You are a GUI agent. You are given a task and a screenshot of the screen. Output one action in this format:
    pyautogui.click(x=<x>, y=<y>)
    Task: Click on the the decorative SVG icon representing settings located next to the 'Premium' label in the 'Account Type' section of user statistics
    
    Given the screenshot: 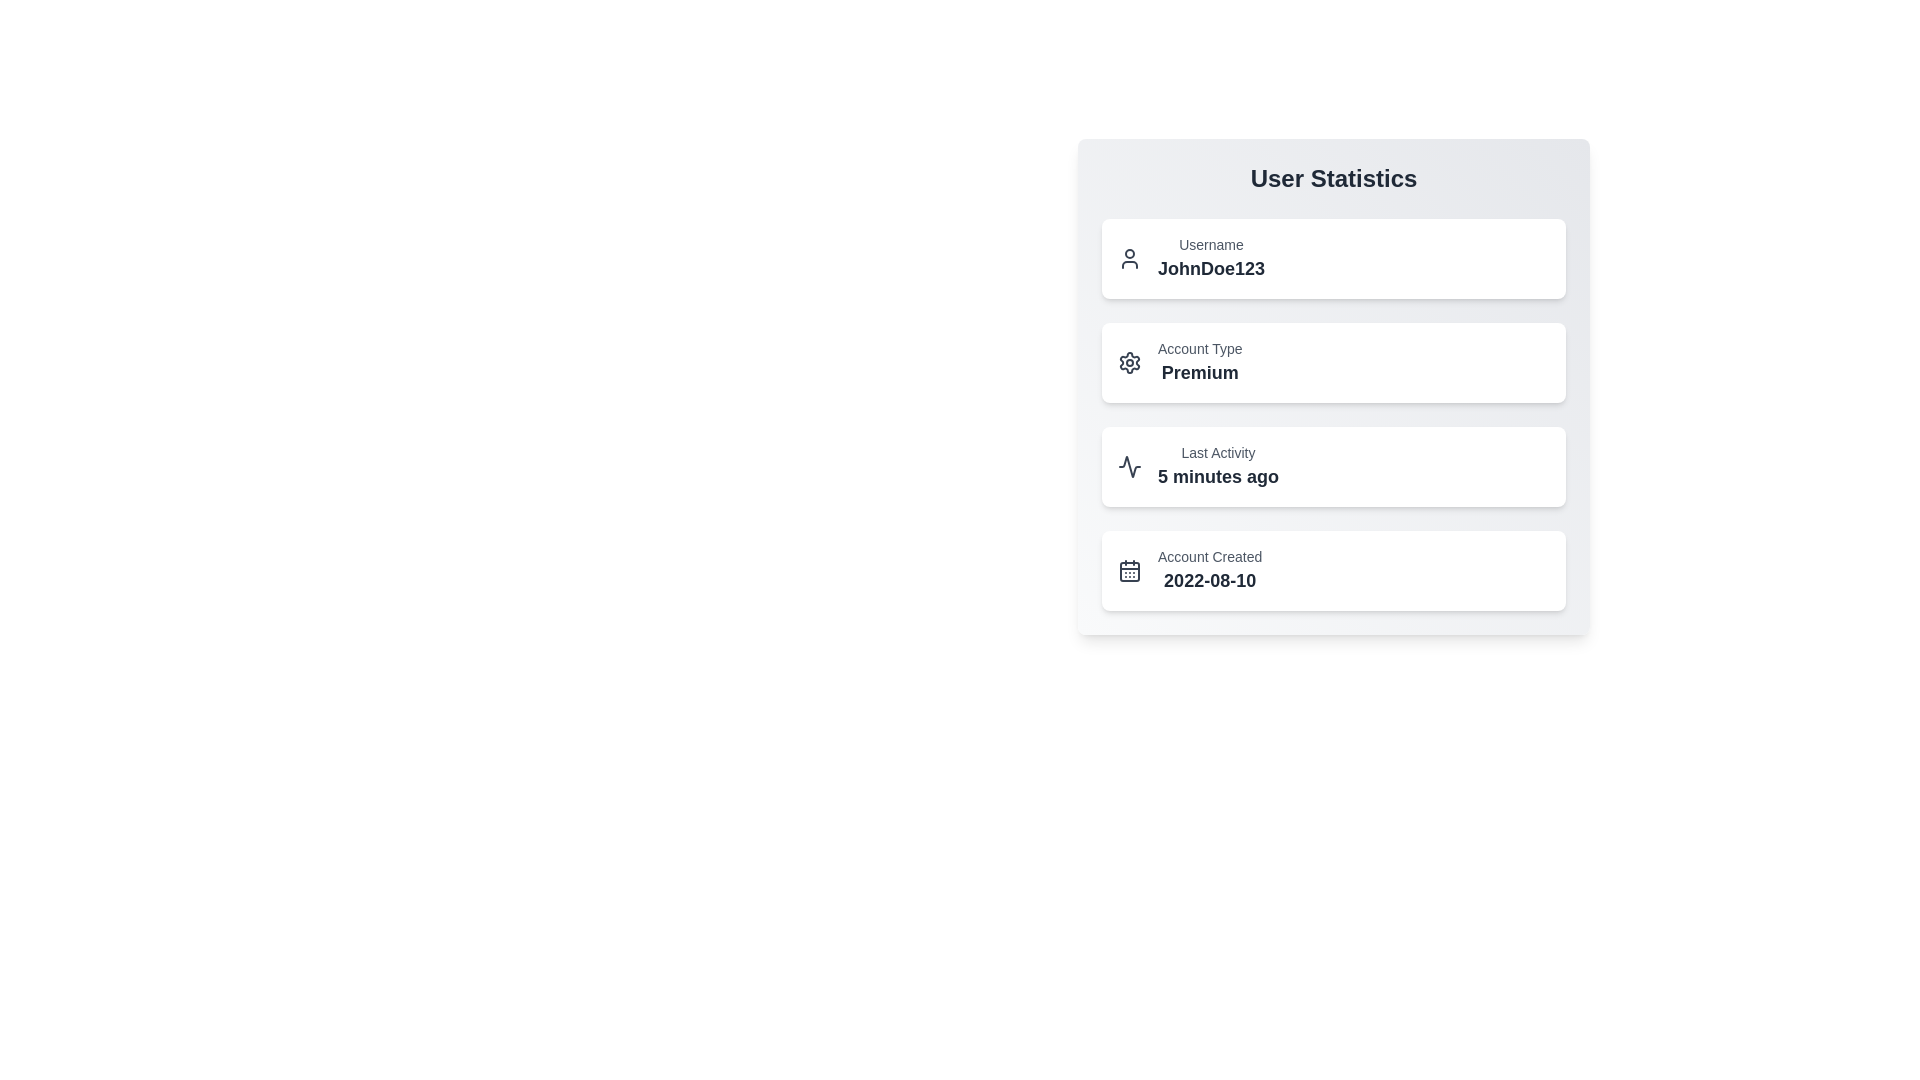 What is the action you would take?
    pyautogui.click(x=1129, y=362)
    